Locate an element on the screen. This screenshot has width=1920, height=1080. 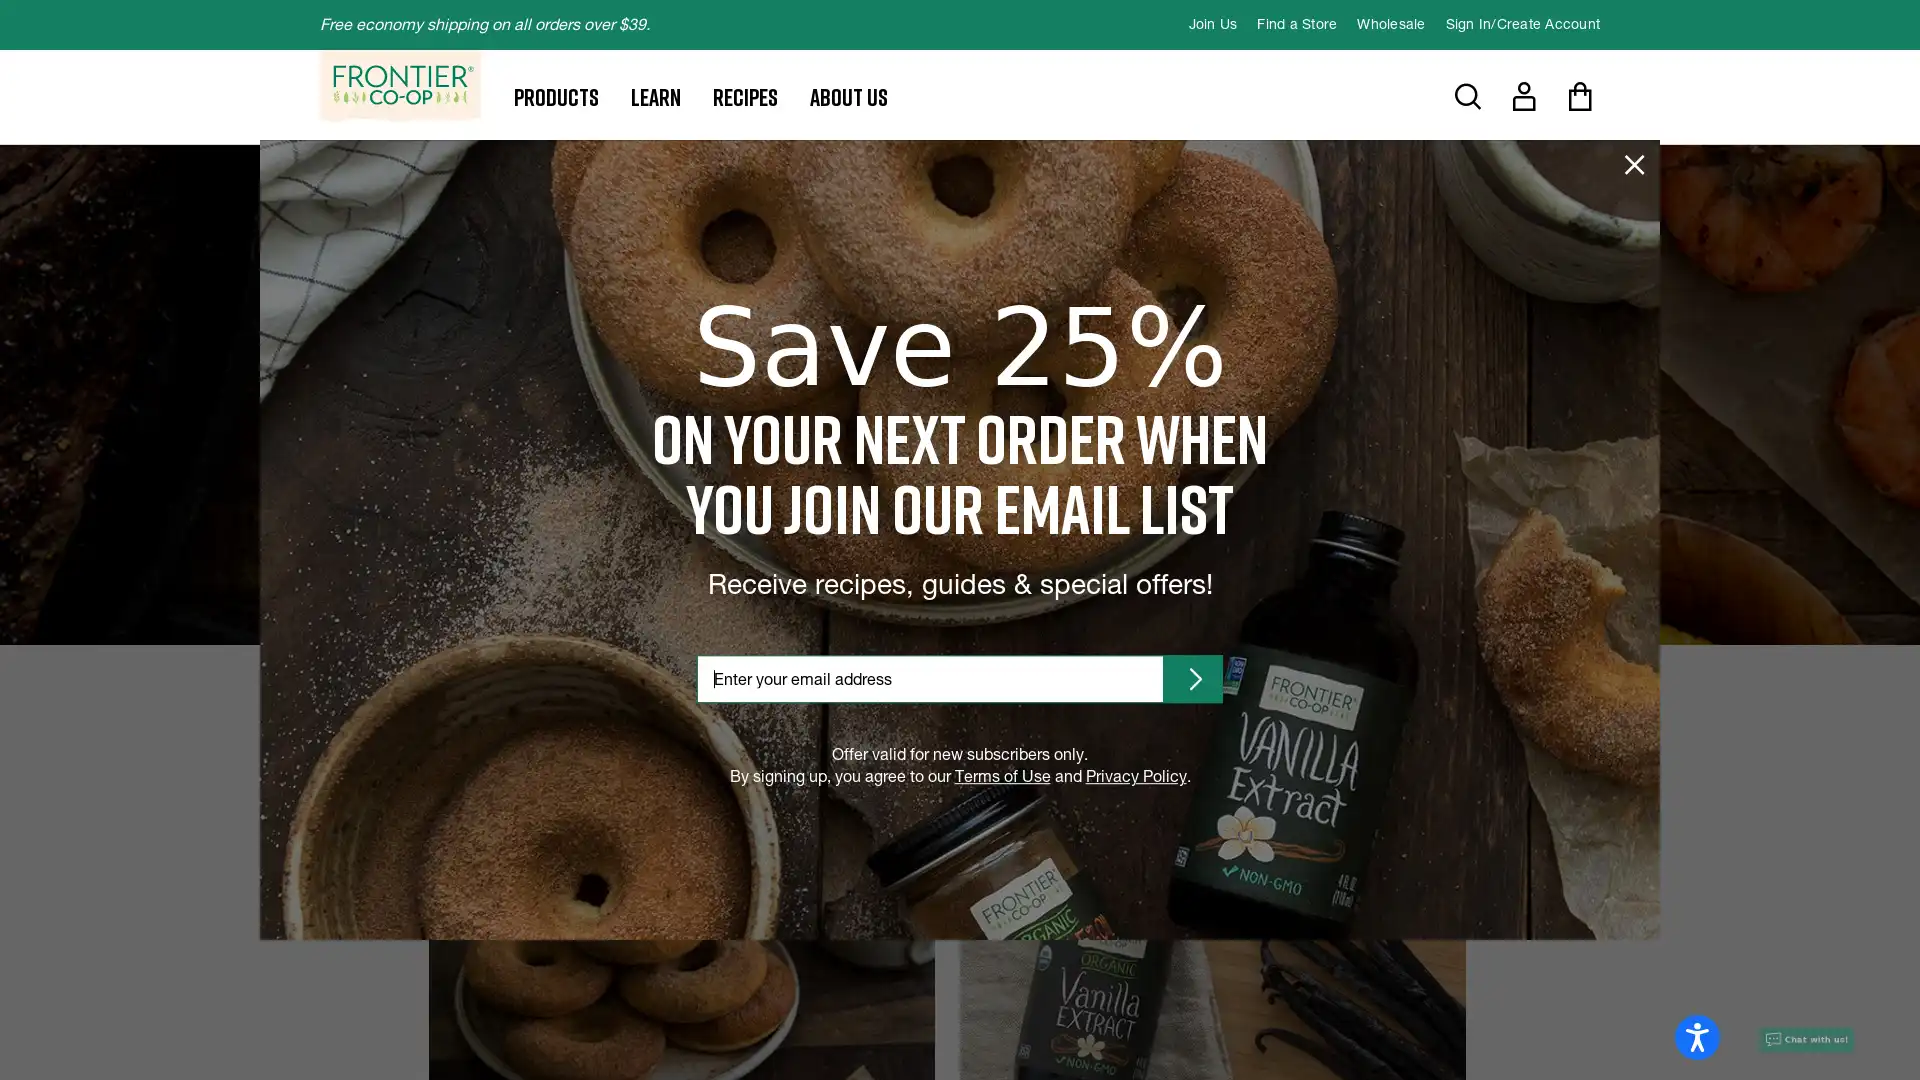
About Us is located at coordinates (849, 96).